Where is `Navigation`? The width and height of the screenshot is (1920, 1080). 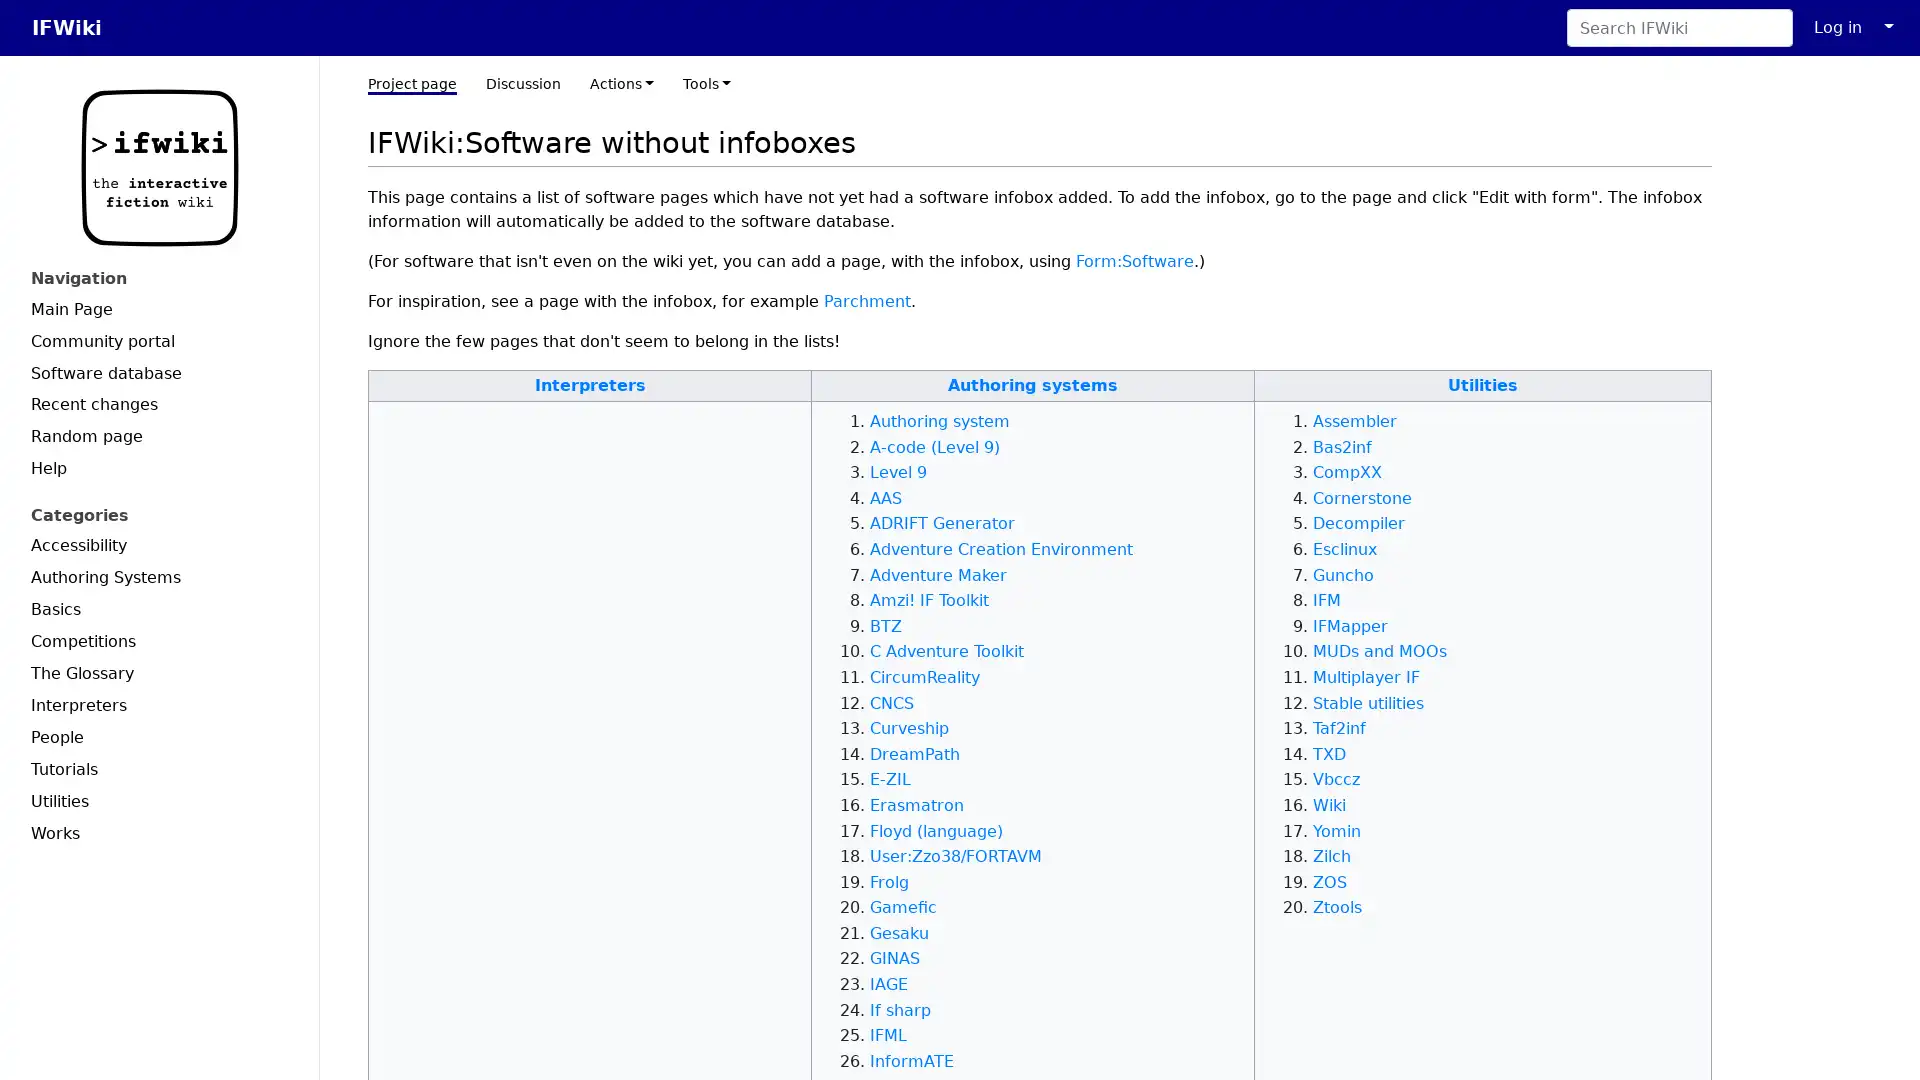 Navigation is located at coordinates (158, 278).